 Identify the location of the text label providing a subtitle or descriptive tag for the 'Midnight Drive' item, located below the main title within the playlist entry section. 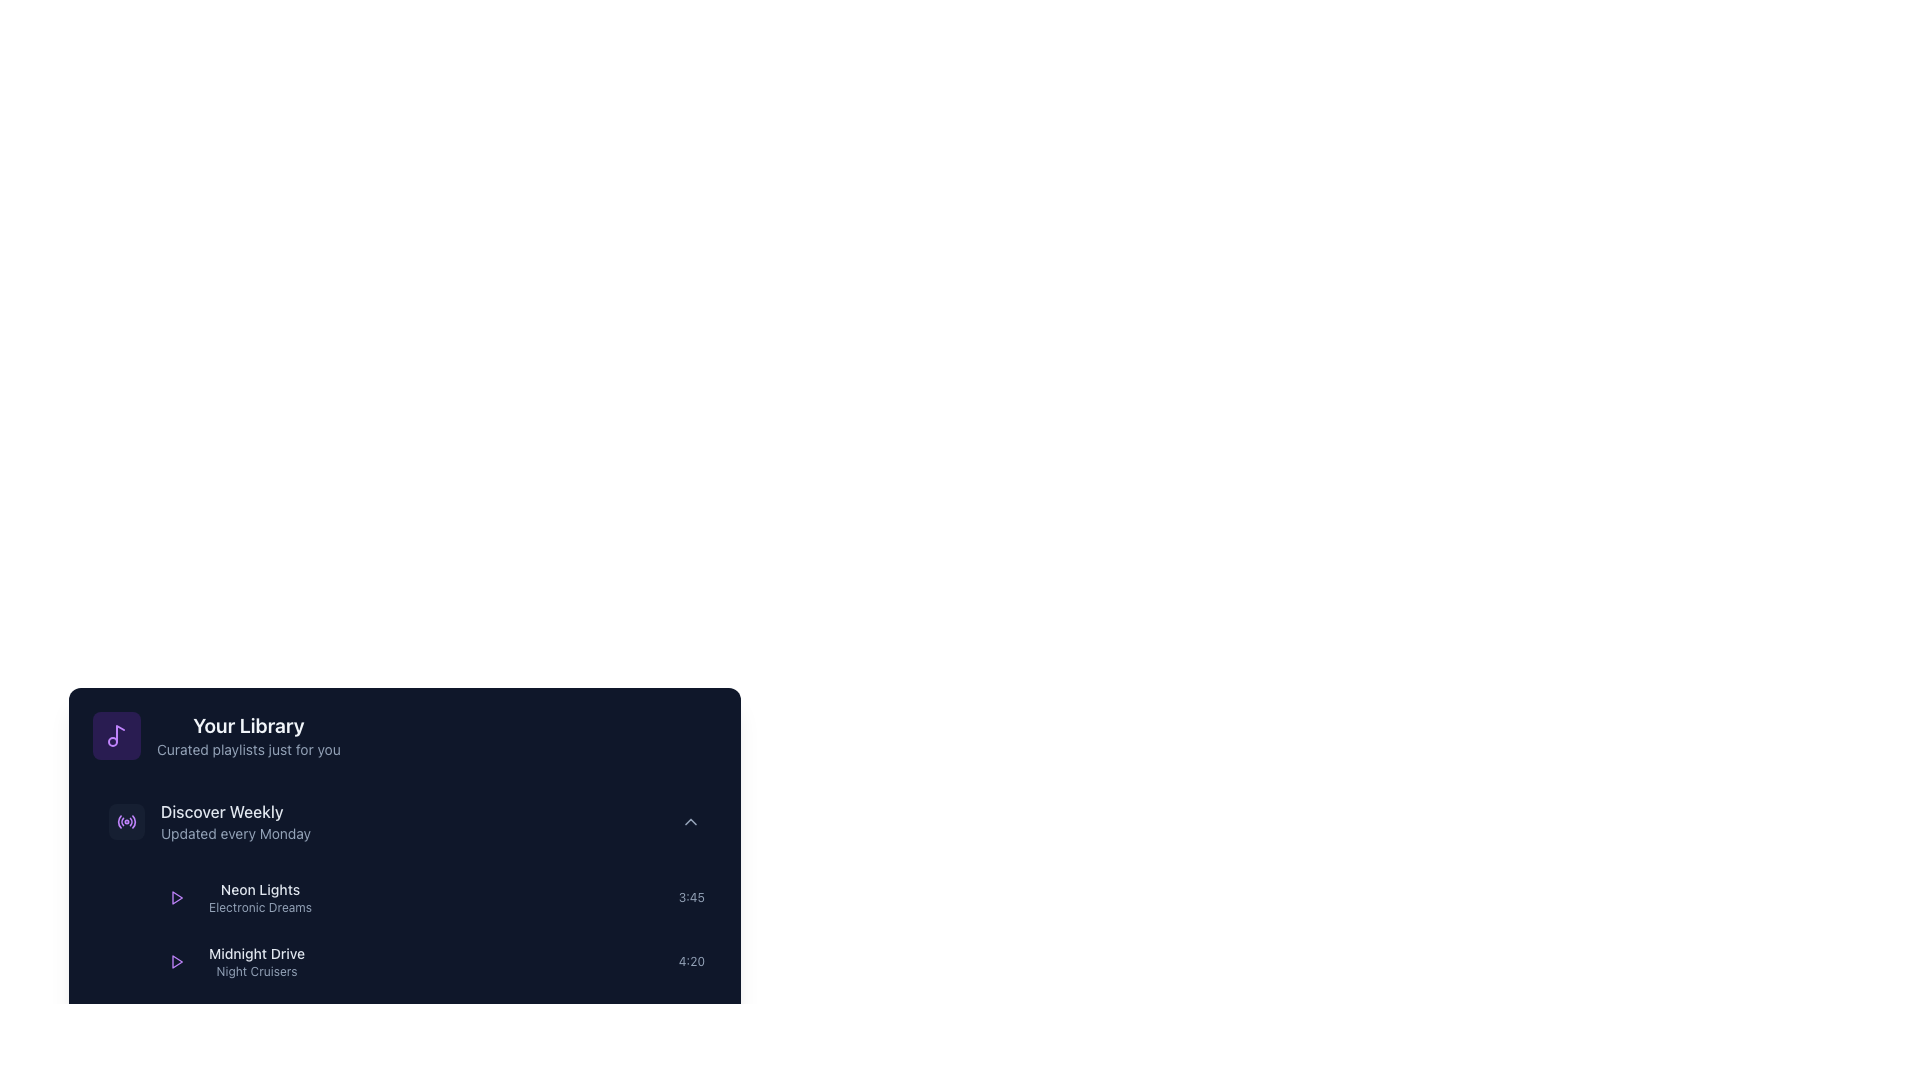
(256, 971).